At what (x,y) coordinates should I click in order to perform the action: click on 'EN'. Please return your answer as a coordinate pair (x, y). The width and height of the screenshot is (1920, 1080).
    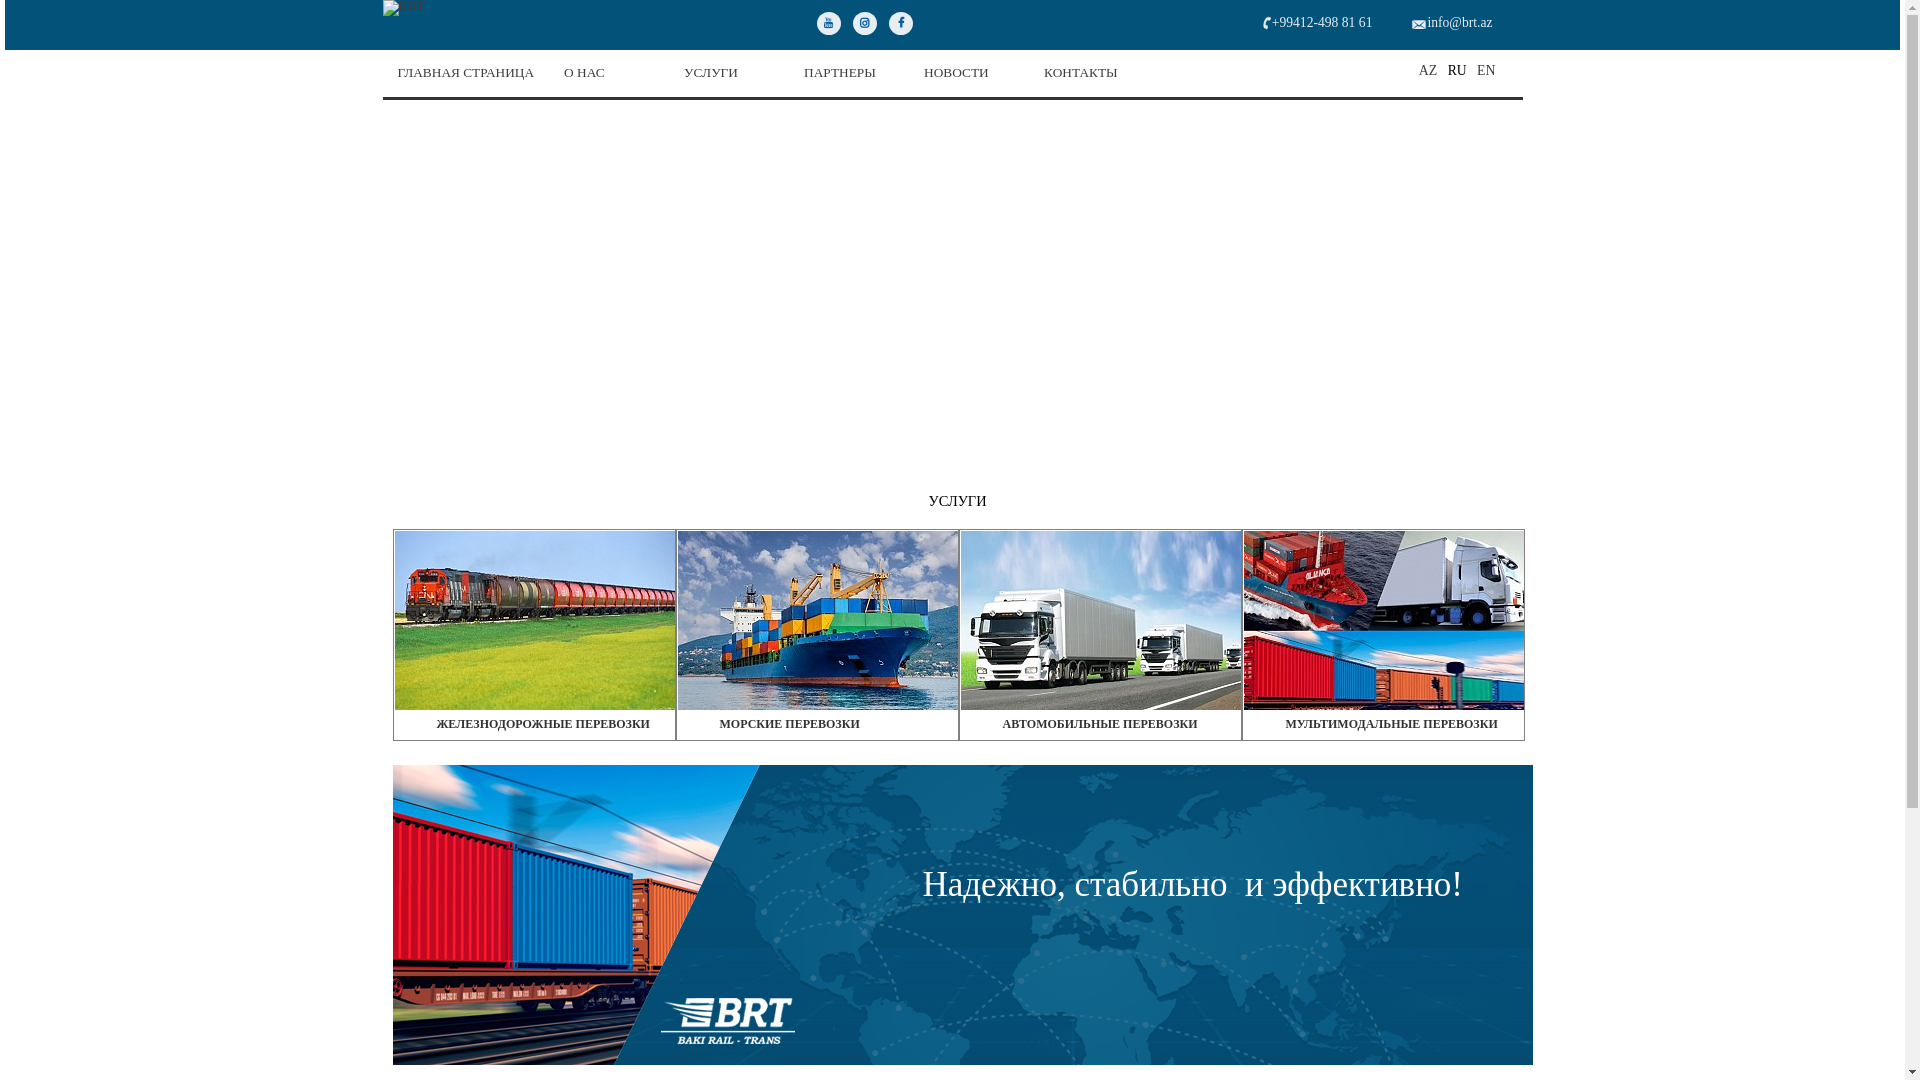
    Looking at the image, I should click on (1486, 69).